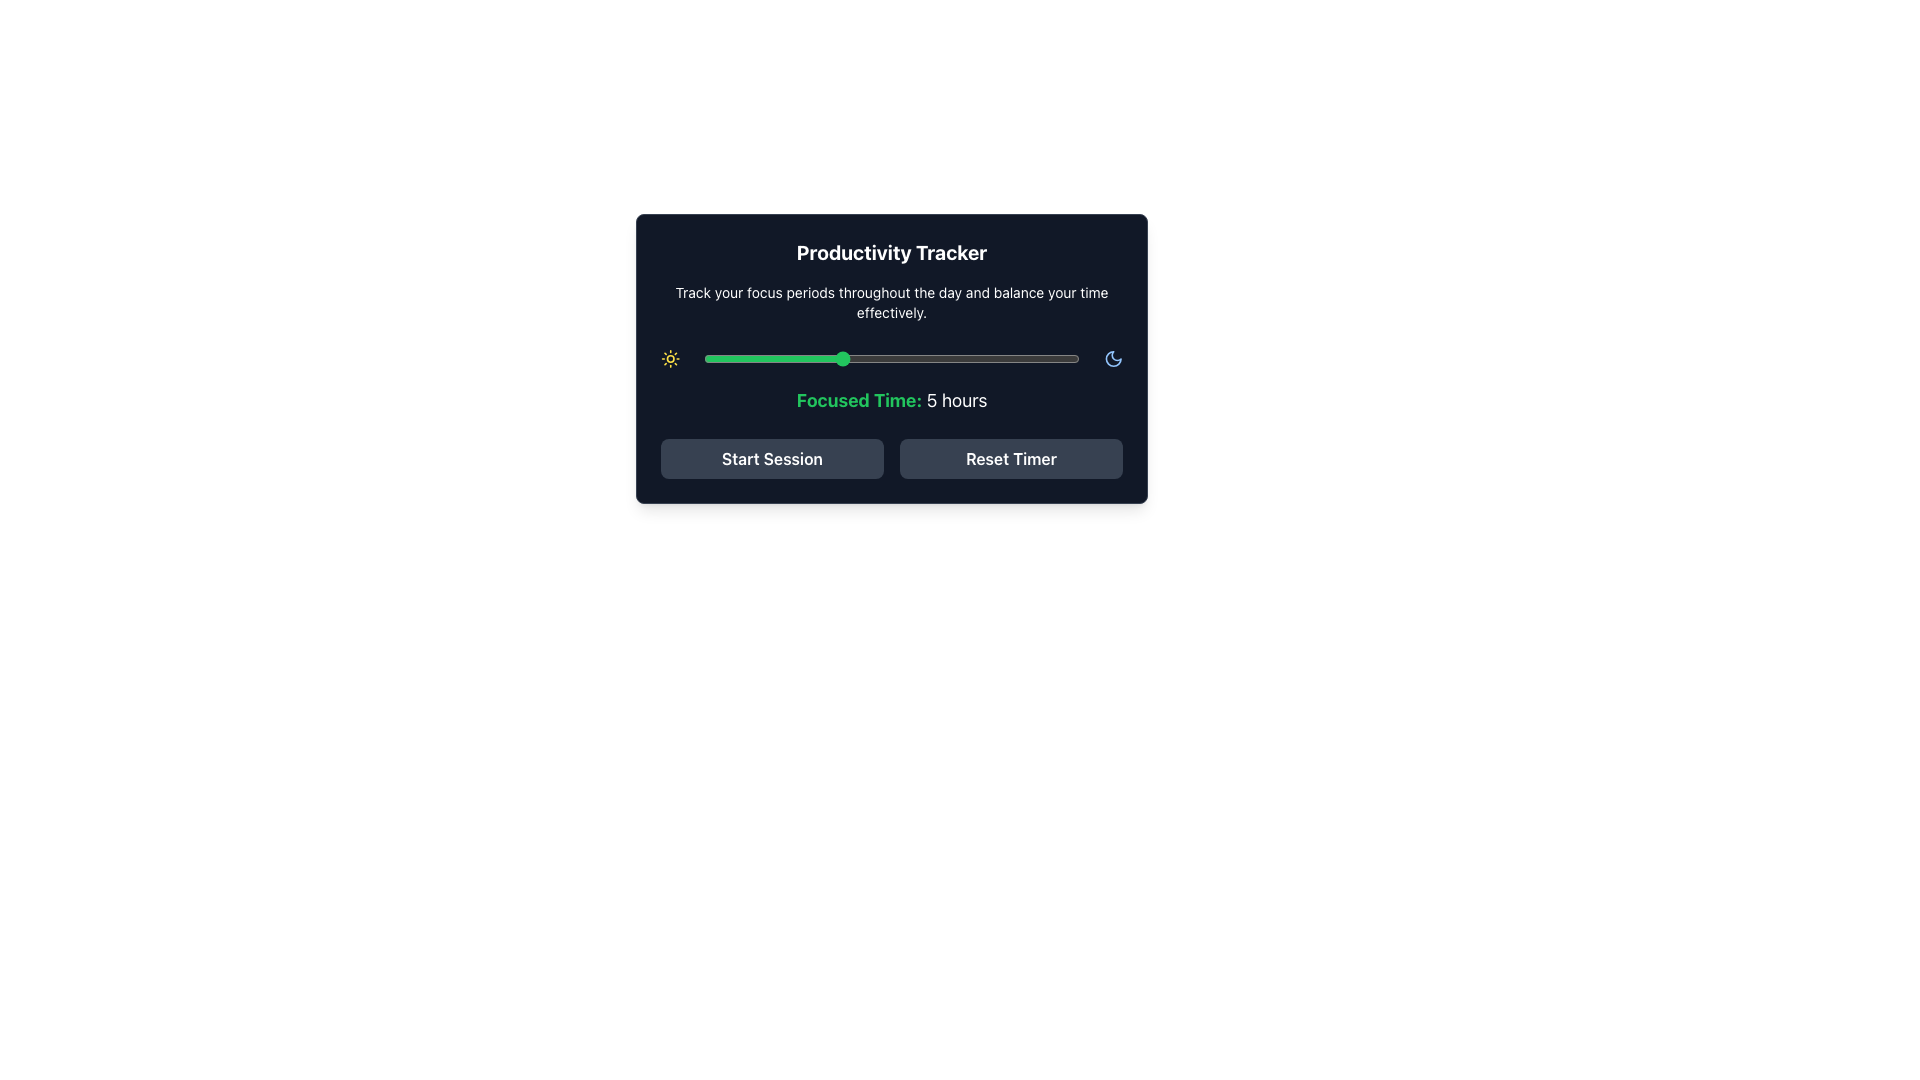  What do you see at coordinates (859, 400) in the screenshot?
I see `the label displaying 'Focused Time:' which is styled in a green font and is part of a text block indicating focused time duration` at bounding box center [859, 400].